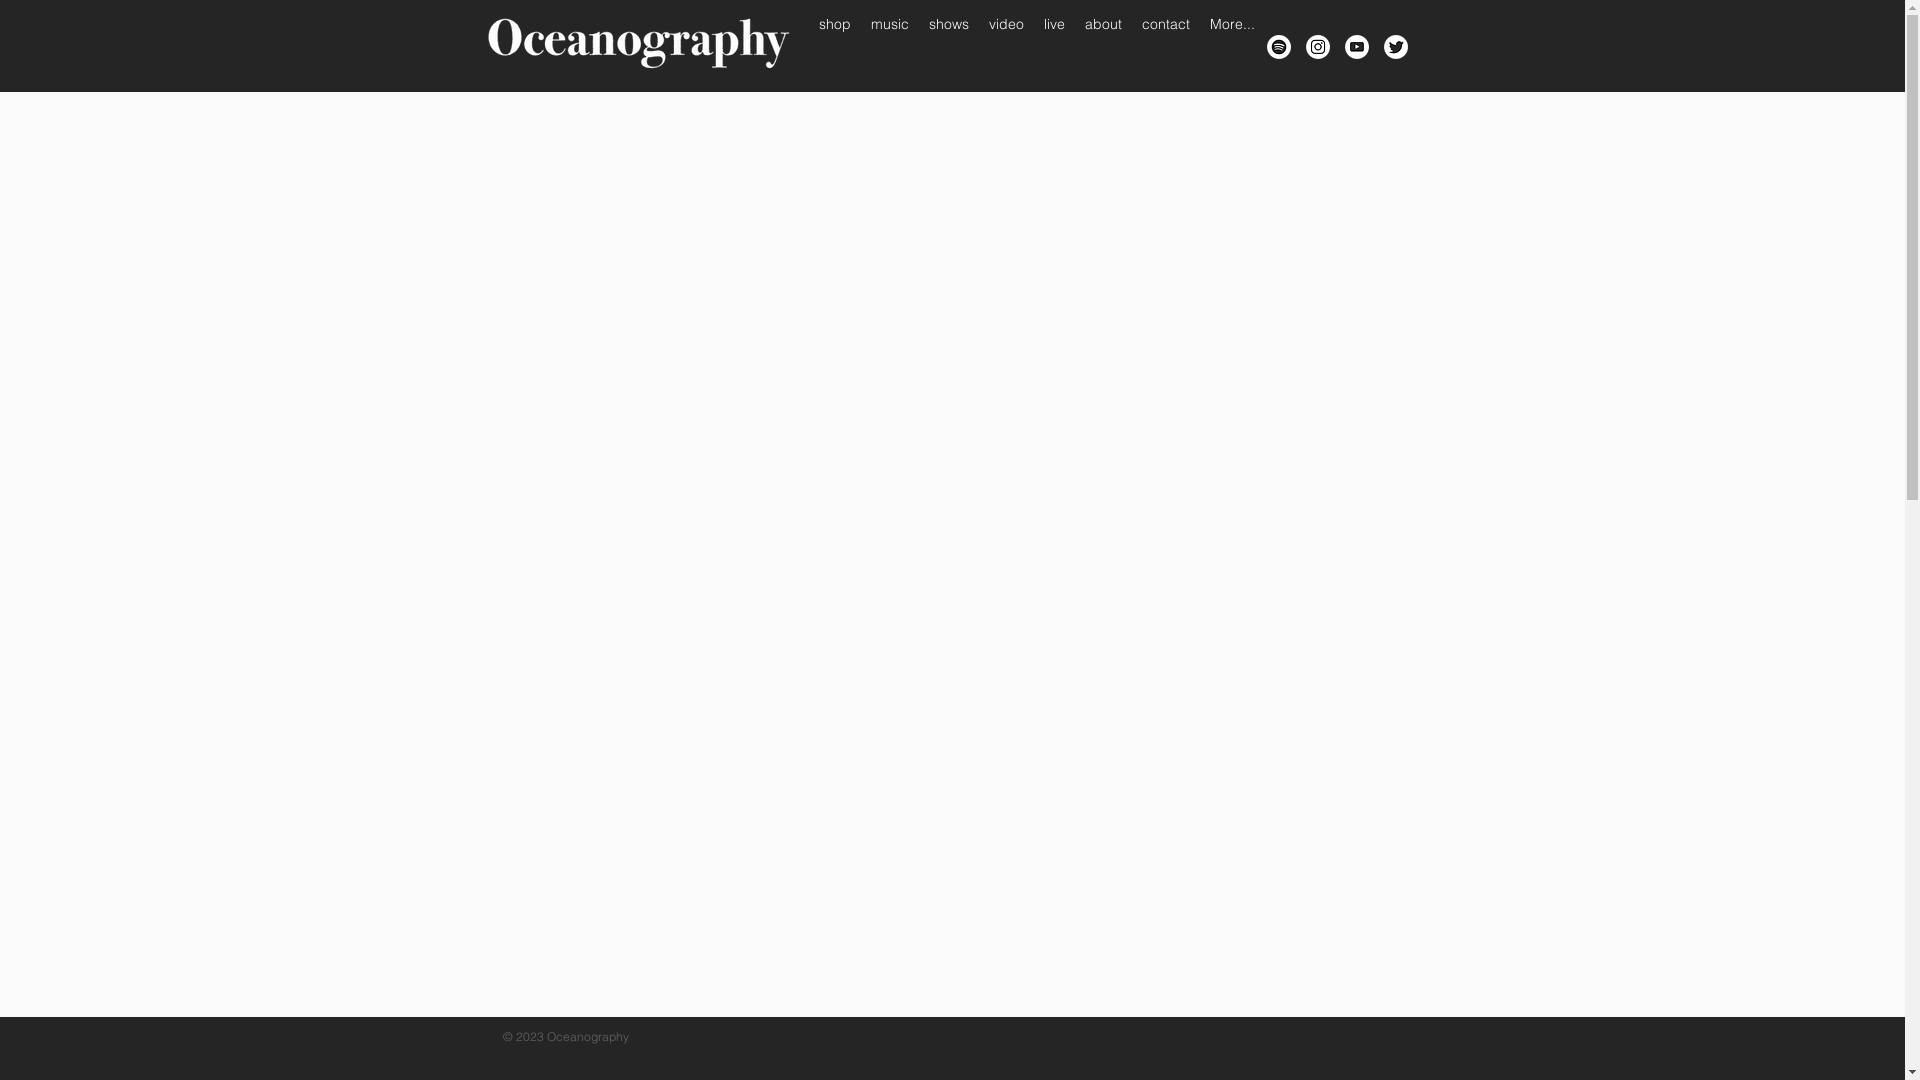  What do you see at coordinates (978, 45) in the screenshot?
I see `'video'` at bounding box center [978, 45].